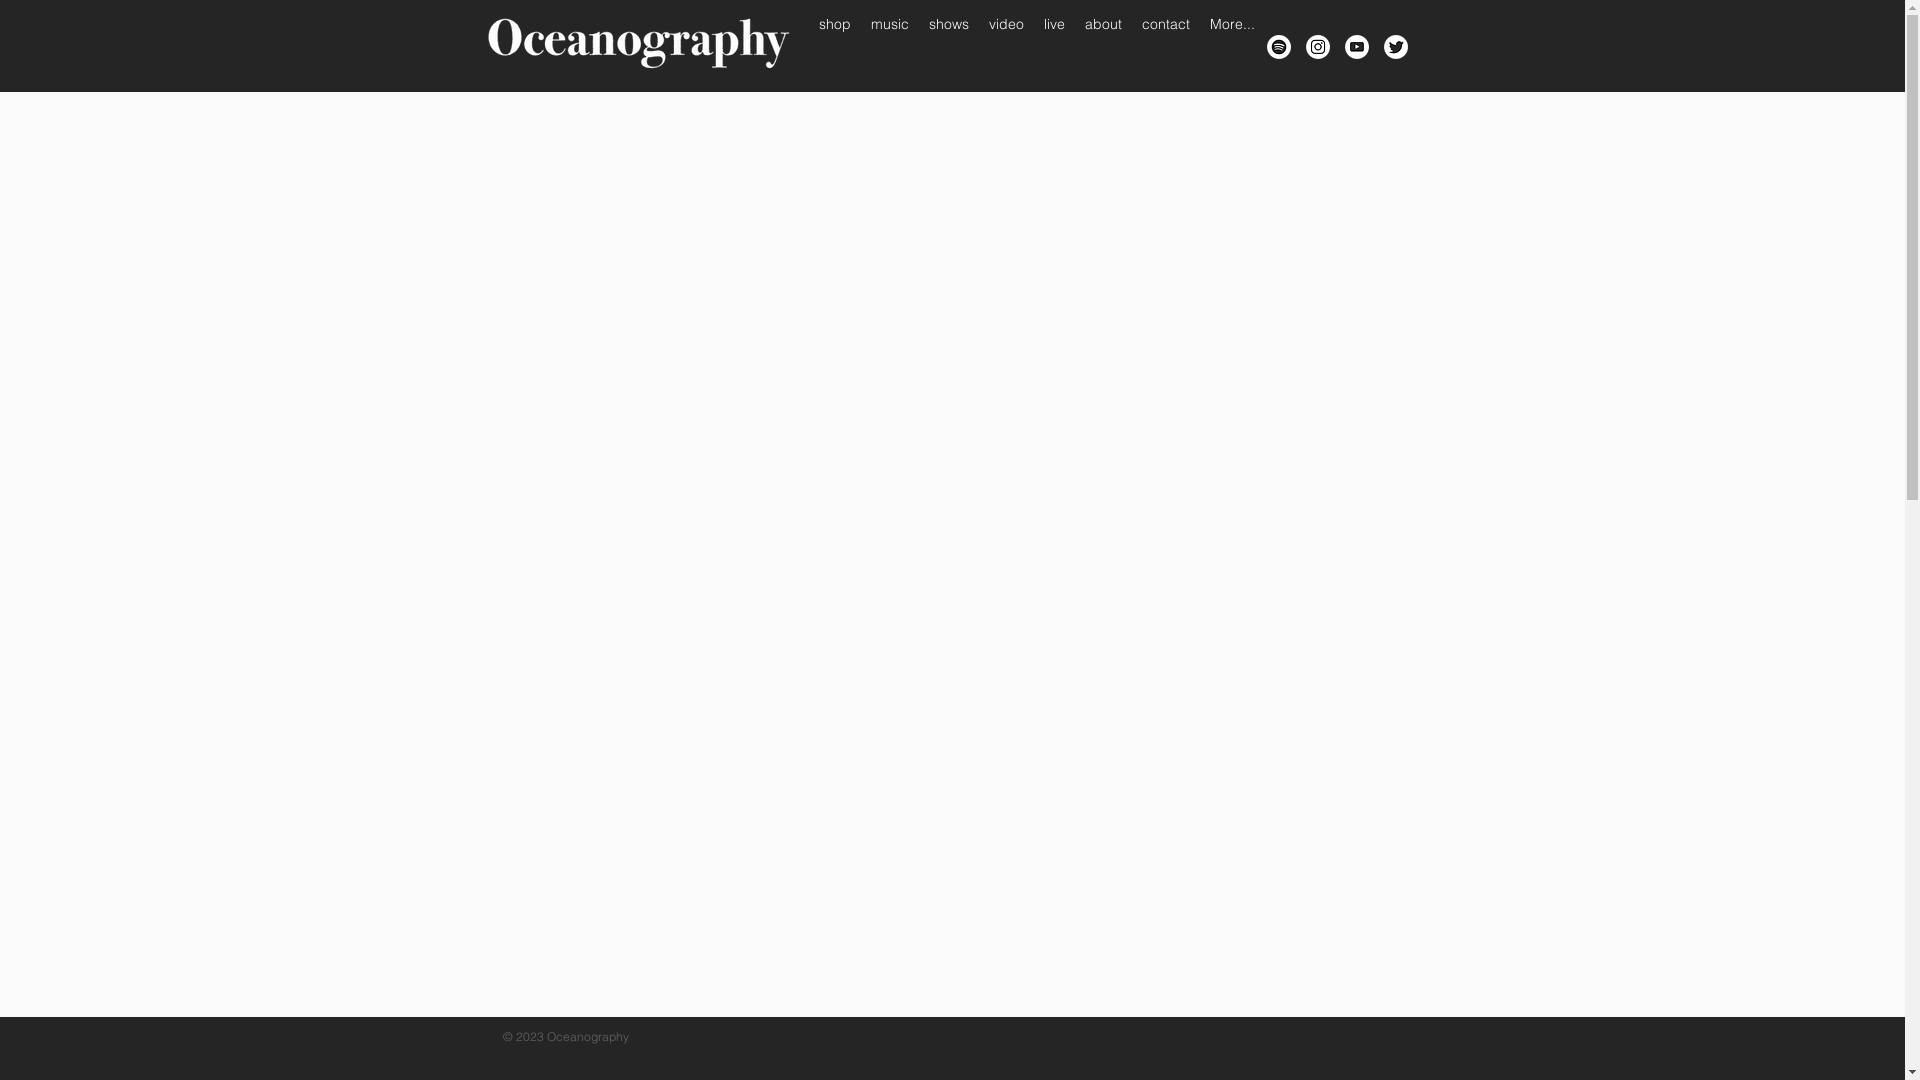  What do you see at coordinates (978, 45) in the screenshot?
I see `'video'` at bounding box center [978, 45].